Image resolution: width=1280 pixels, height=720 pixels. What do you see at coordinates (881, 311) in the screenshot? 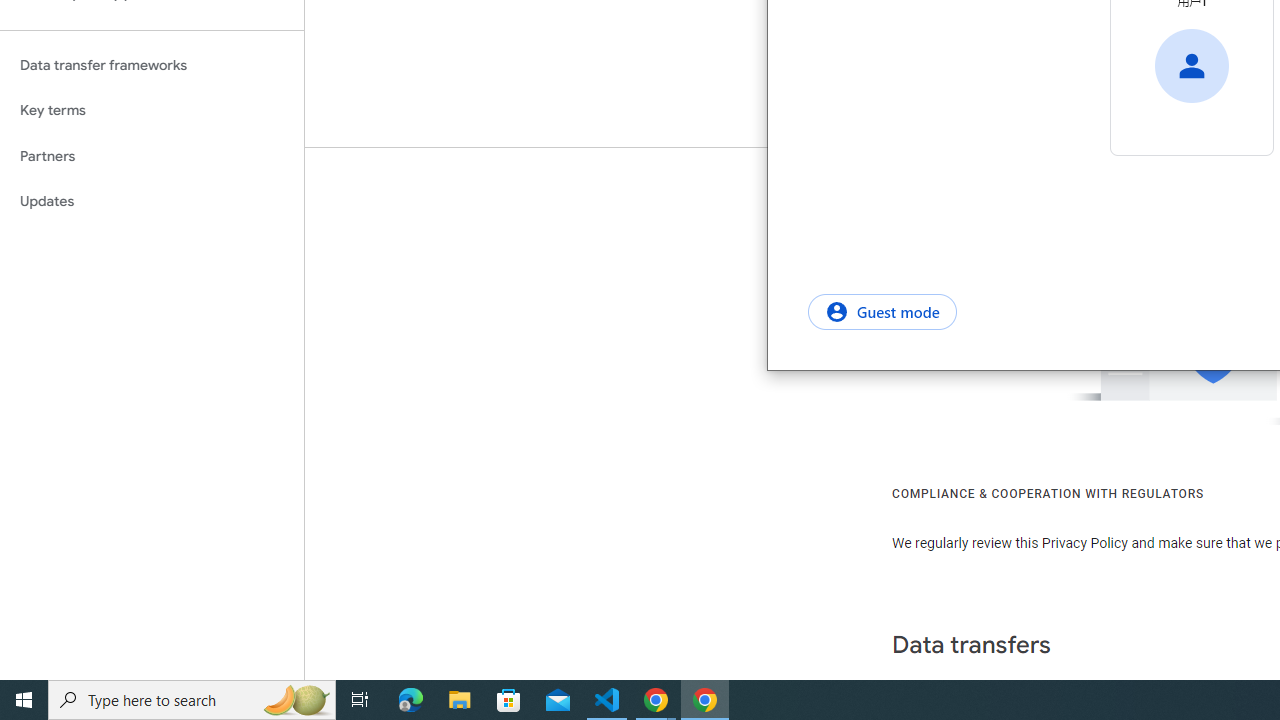
I see `'Guest mode'` at bounding box center [881, 311].